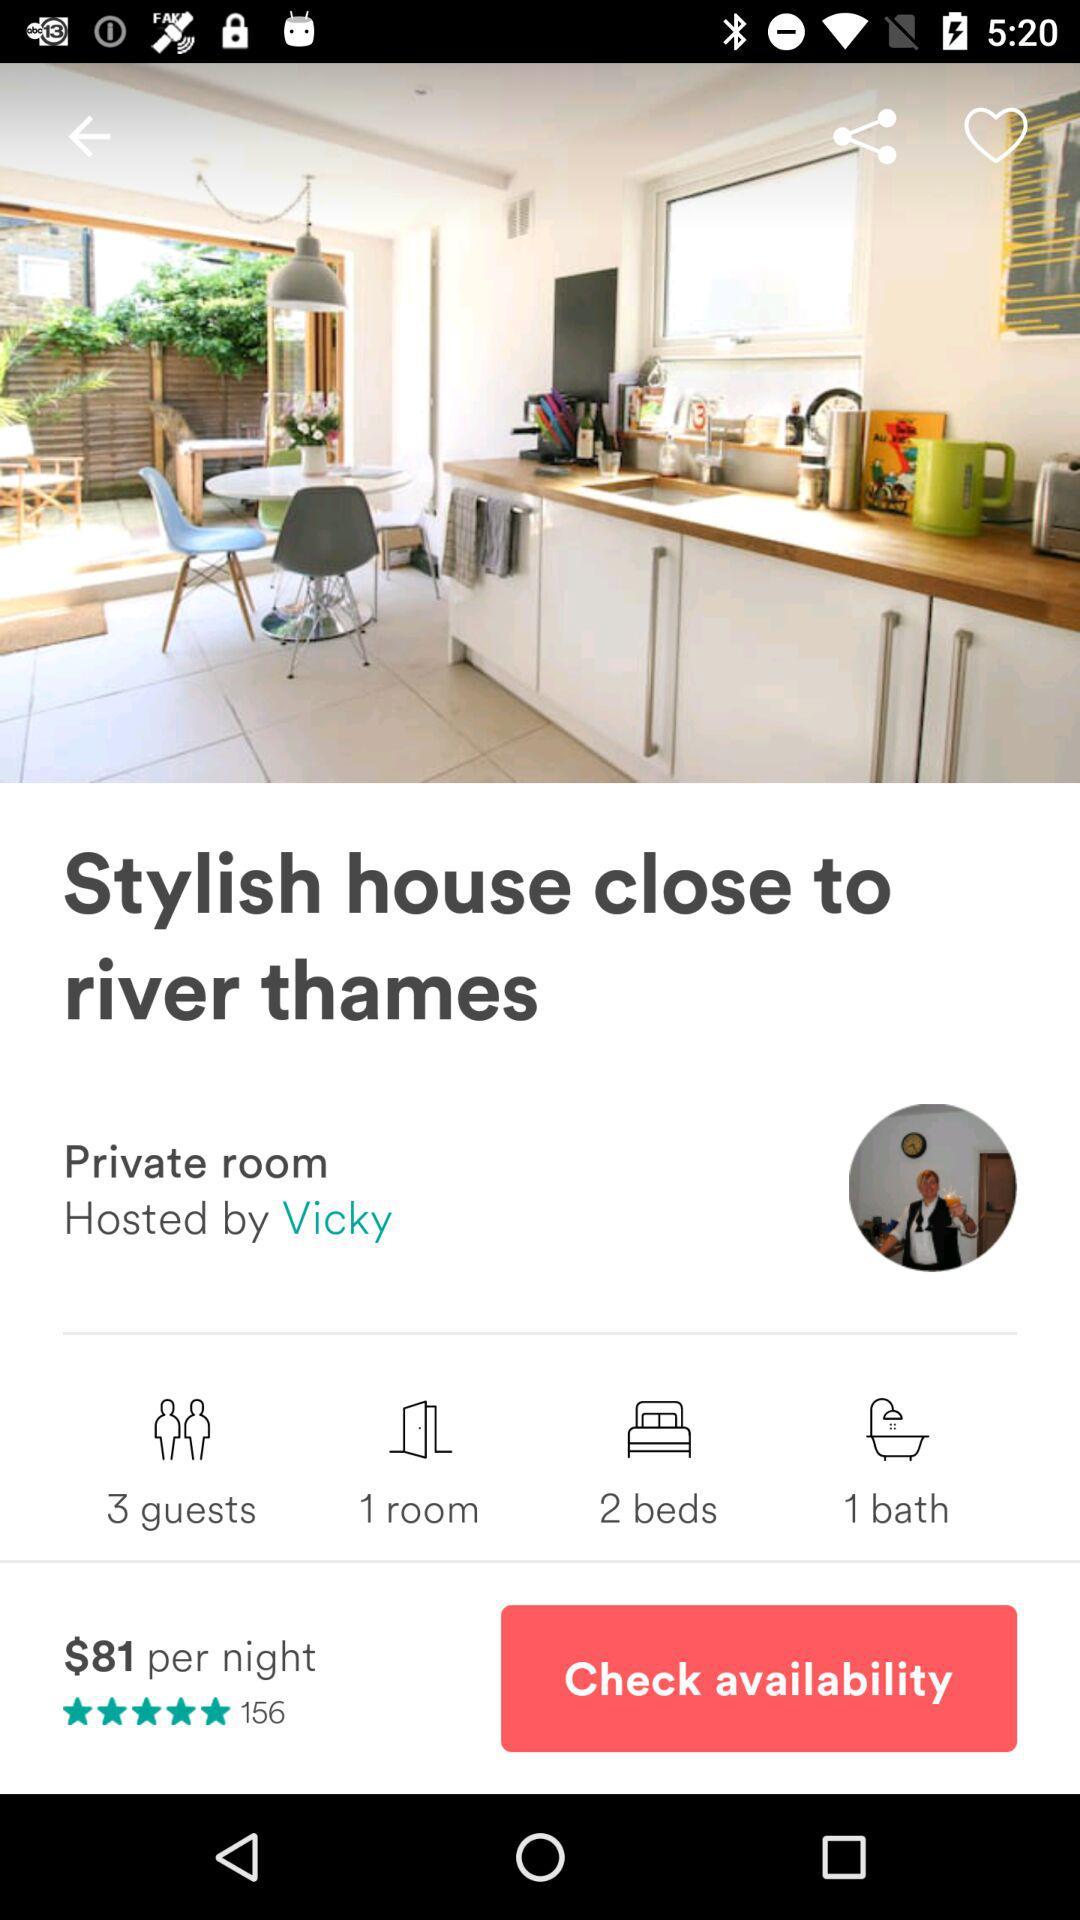 The image size is (1080, 1920). I want to click on icon above stylish house close, so click(863, 135).